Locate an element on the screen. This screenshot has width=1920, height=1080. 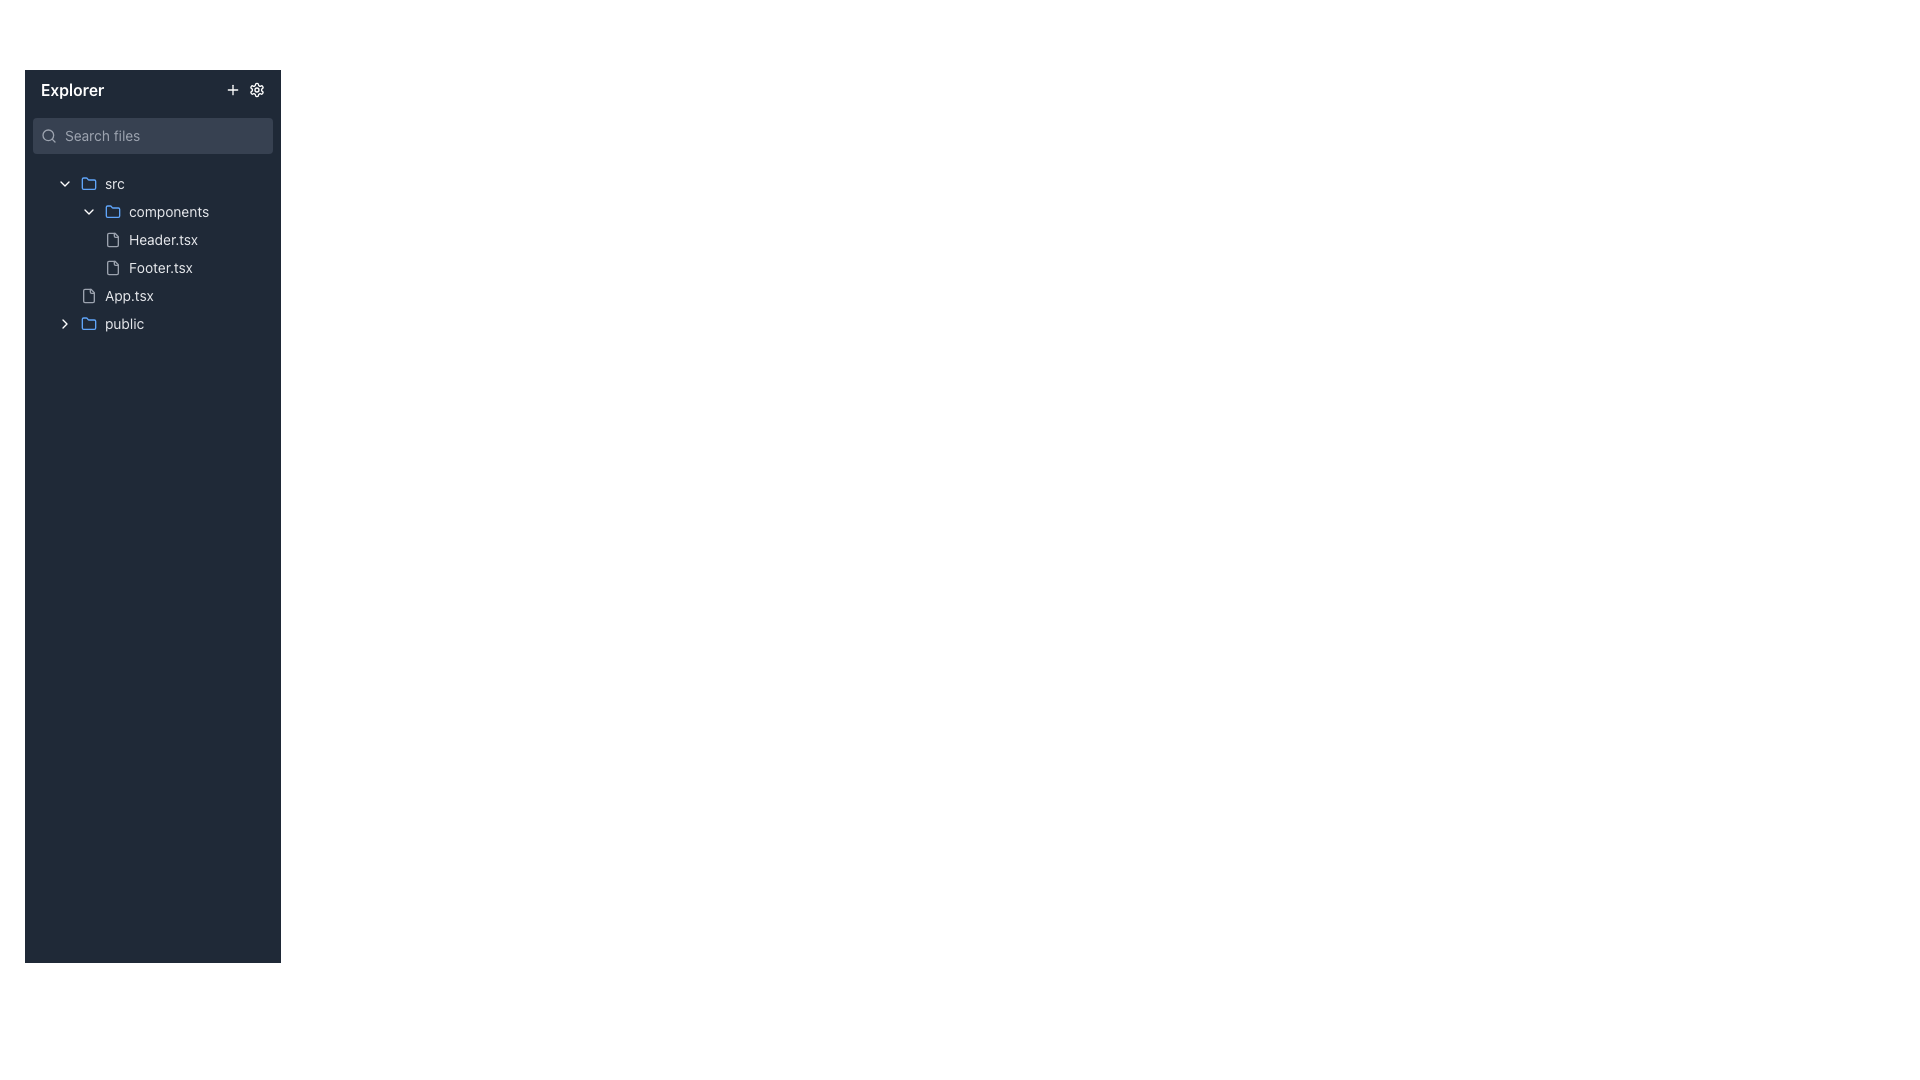
the small 'plus' icon button in the top-right sidebar to change its color to blue is located at coordinates (233, 88).